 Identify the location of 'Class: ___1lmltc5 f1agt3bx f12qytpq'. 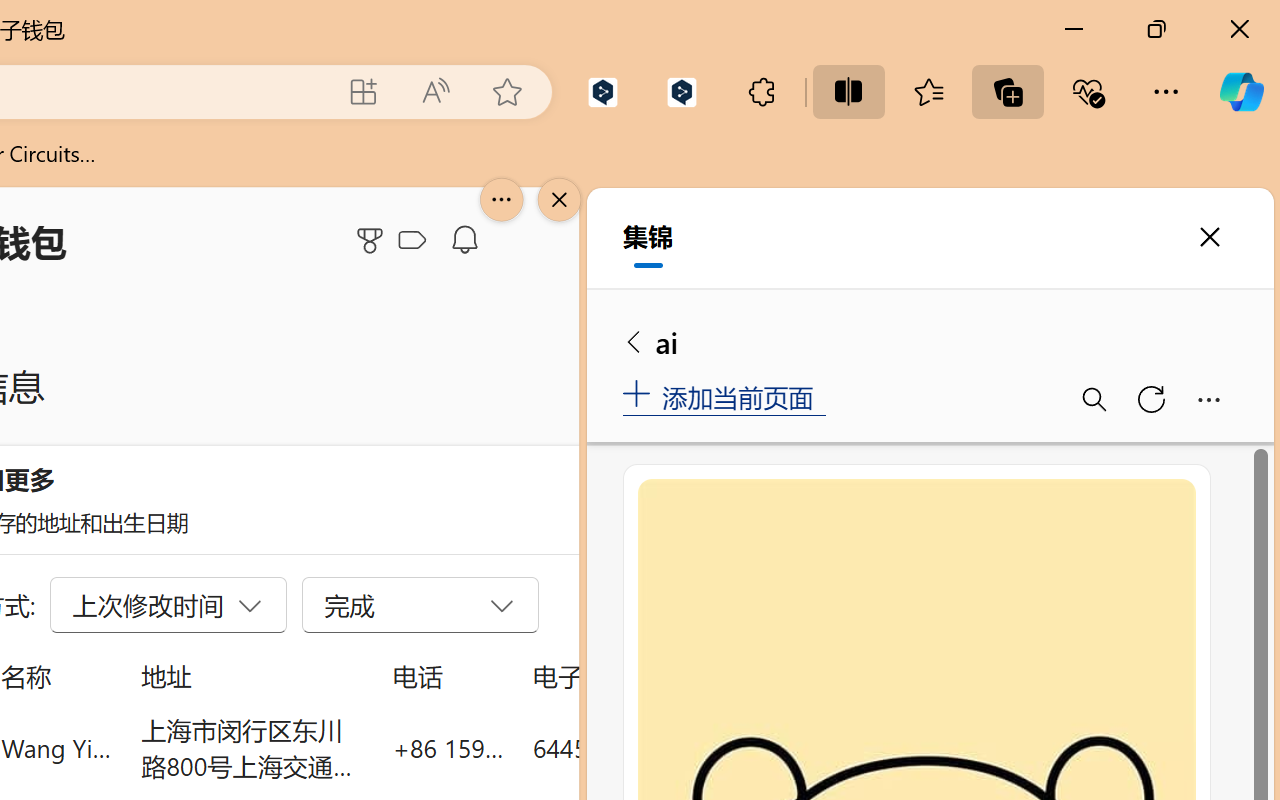
(411, 240).